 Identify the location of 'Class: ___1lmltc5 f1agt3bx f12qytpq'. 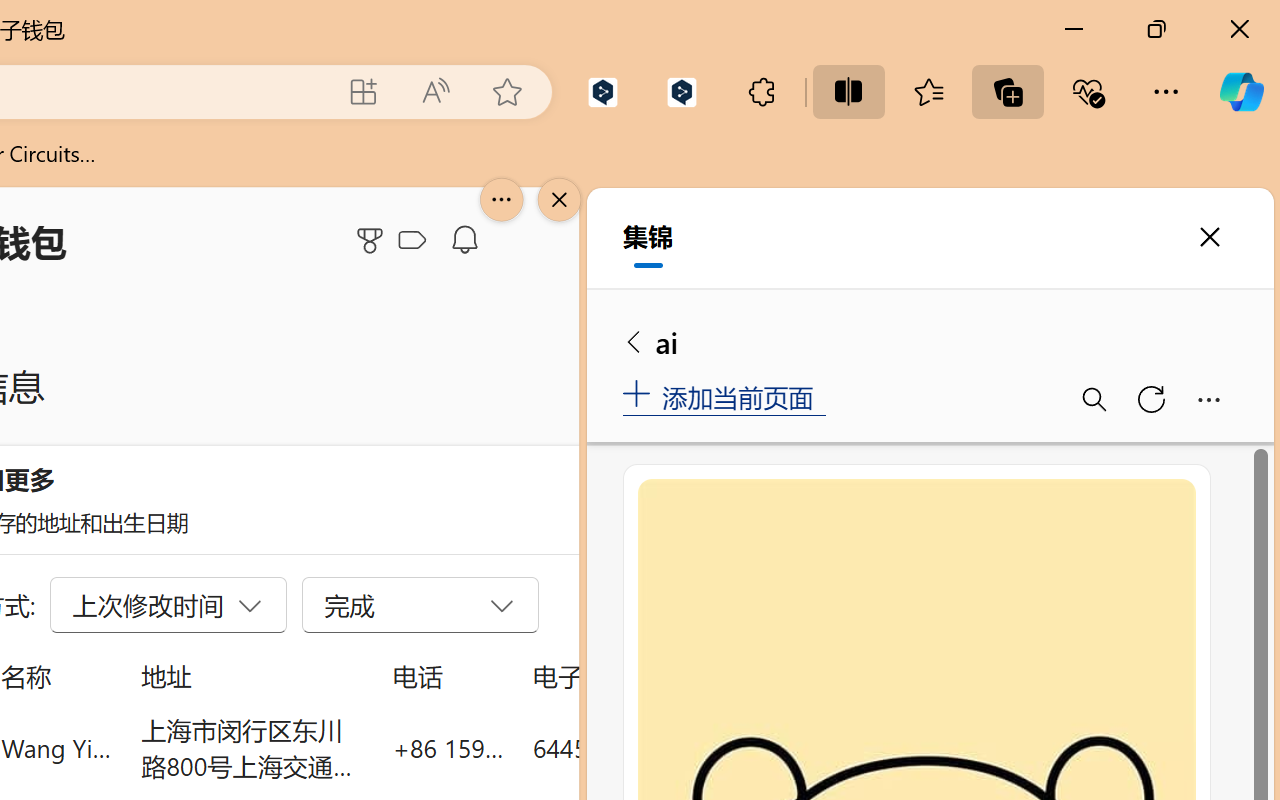
(411, 240).